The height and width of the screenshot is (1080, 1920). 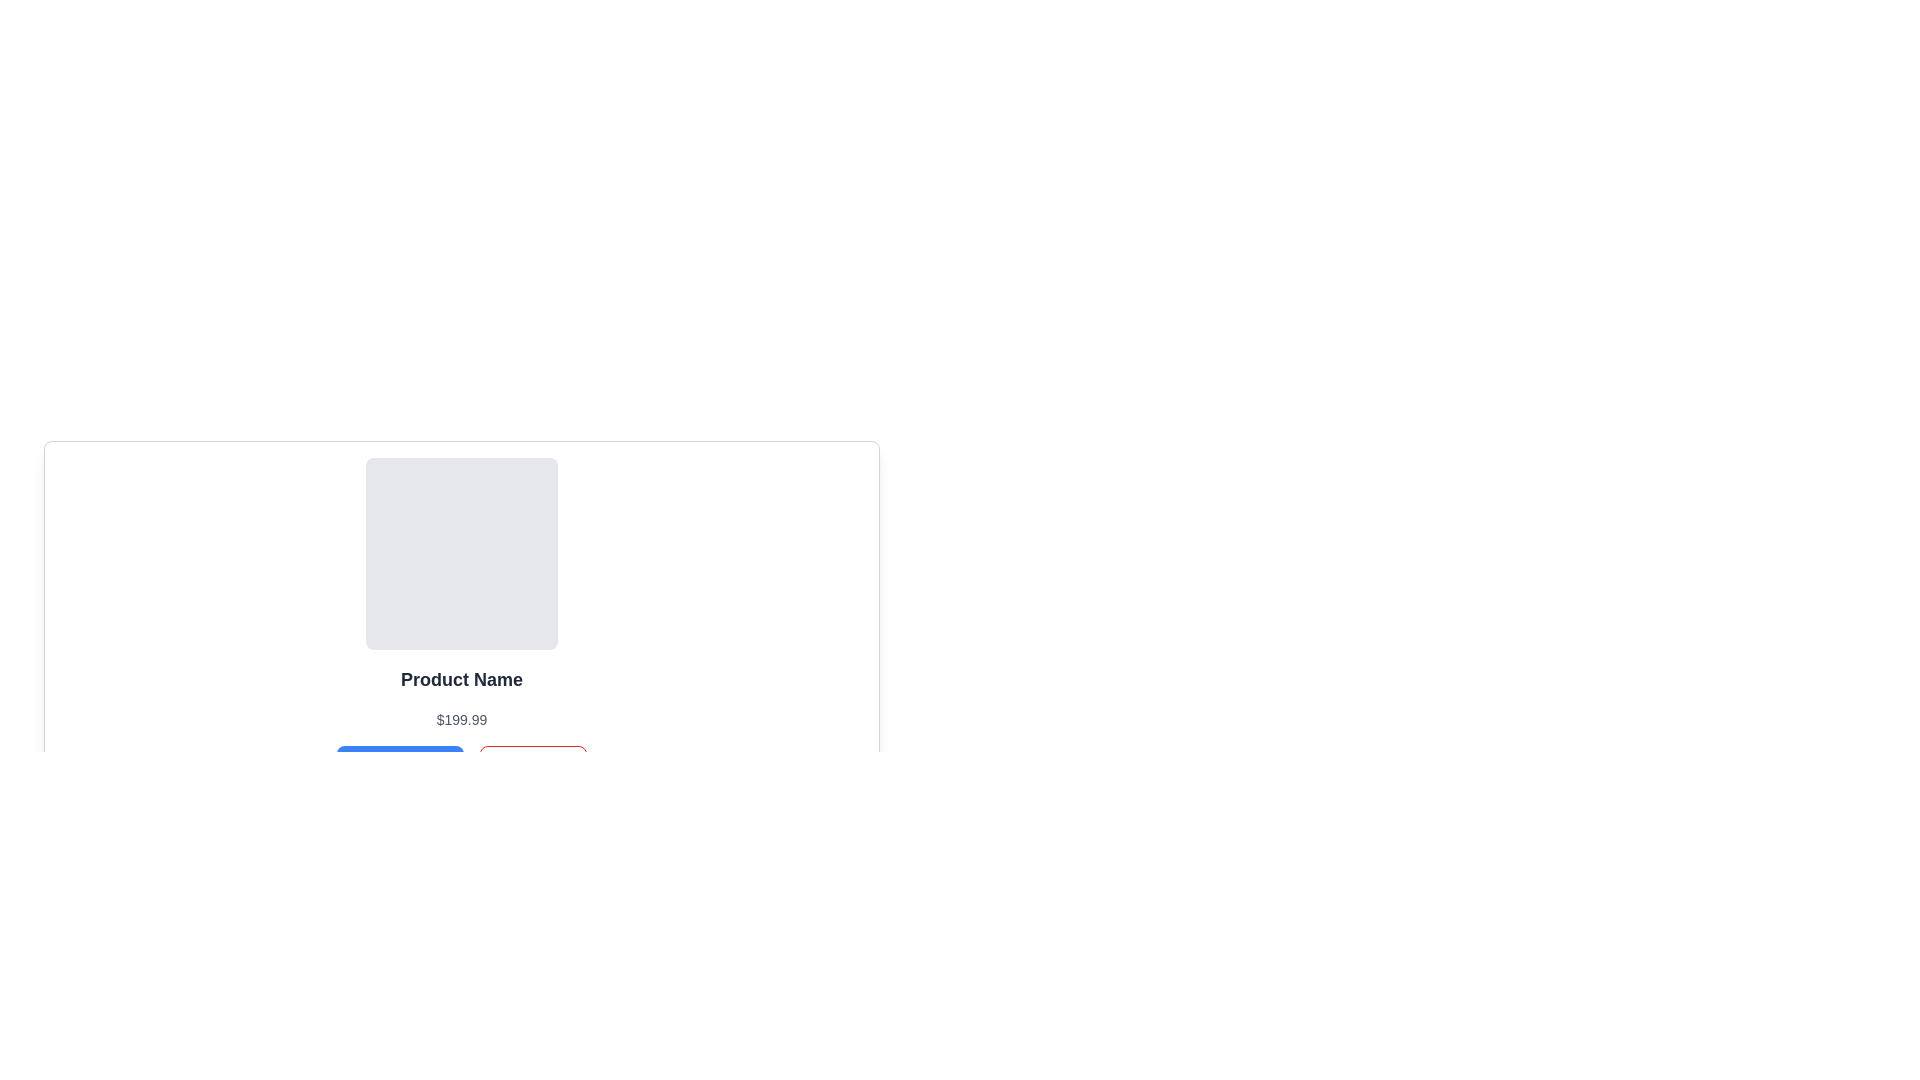 What do you see at coordinates (533, 764) in the screenshot?
I see `the 'Wishlist' button, which has a red border and a heart icon, located to the right of the 'Add to Cart' button under the product details` at bounding box center [533, 764].